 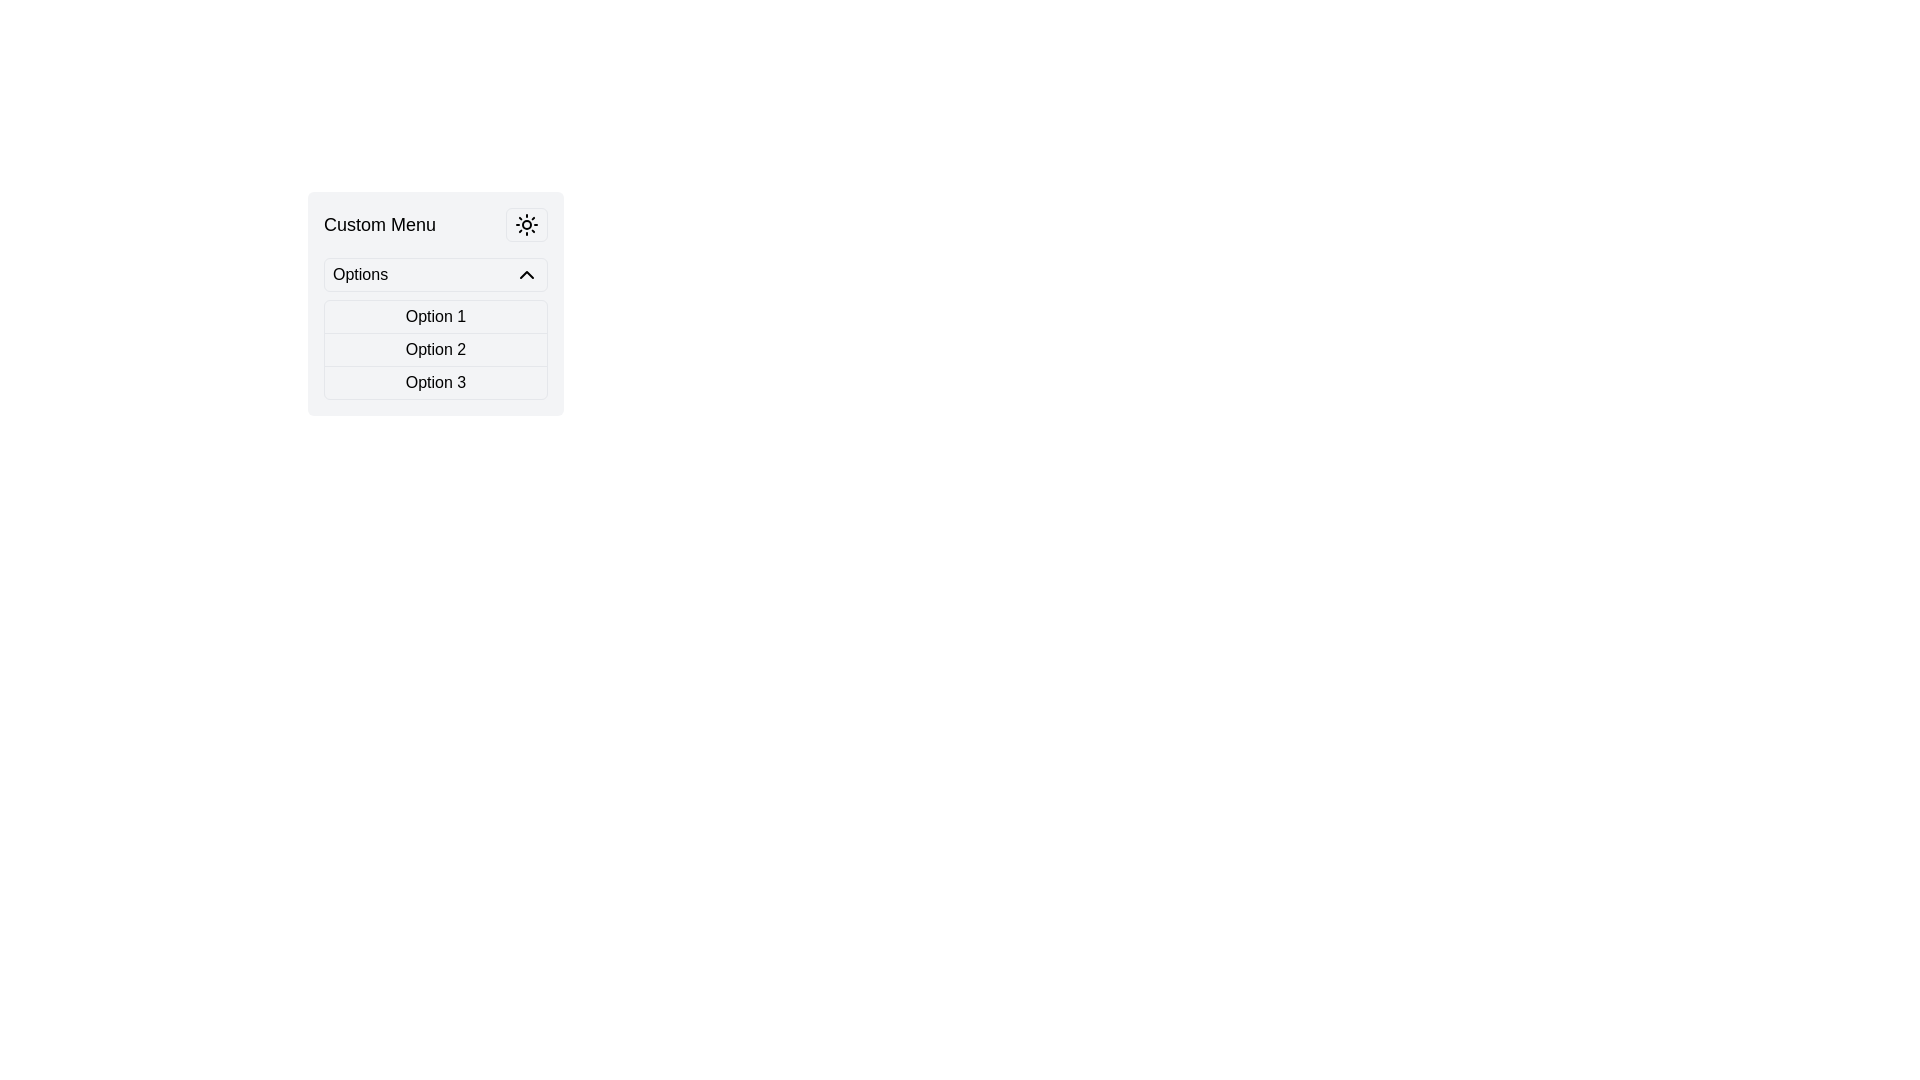 What do you see at coordinates (527, 274) in the screenshot?
I see `the upward-pointing chevron icon located to the far right of the 'Options' label` at bounding box center [527, 274].